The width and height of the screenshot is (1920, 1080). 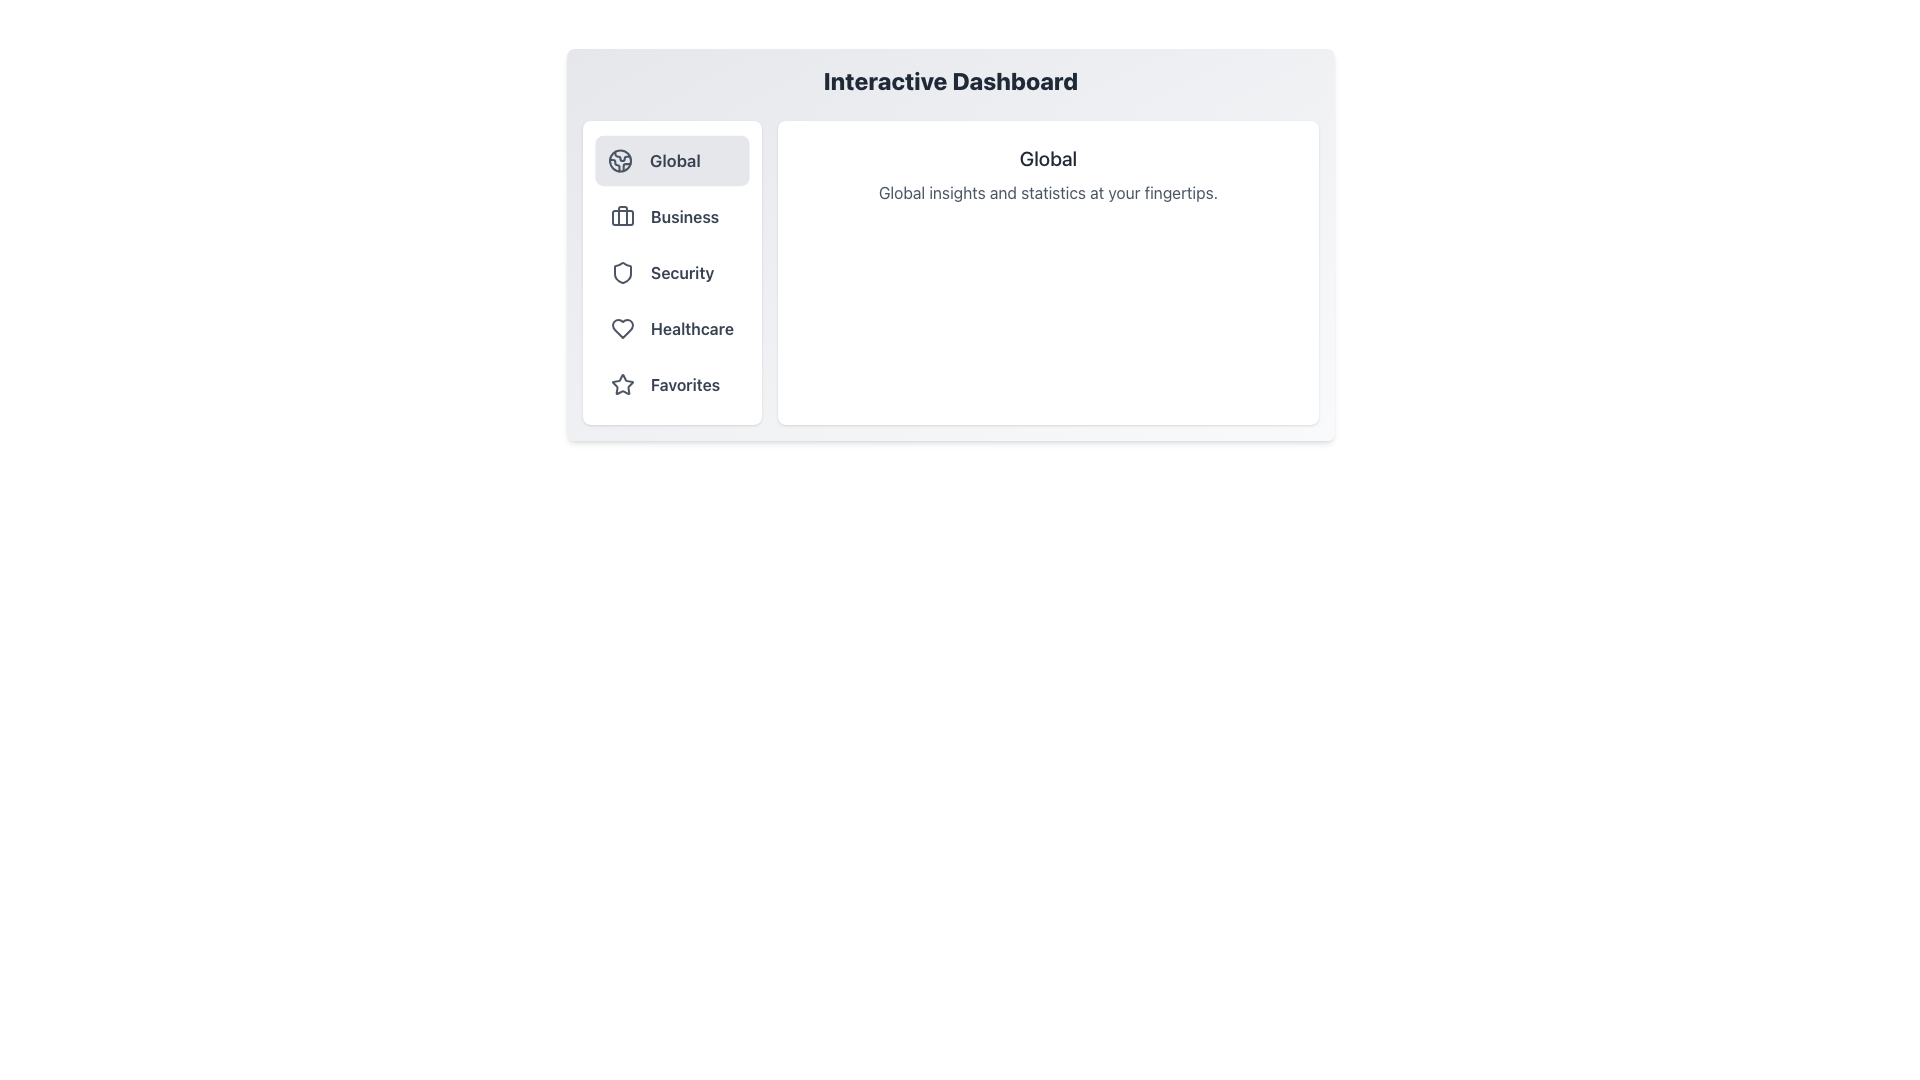 I want to click on the gray briefcase icon located to the left of the text 'Business' in the second selectable menu item of the vertical navigation bar, so click(x=622, y=216).